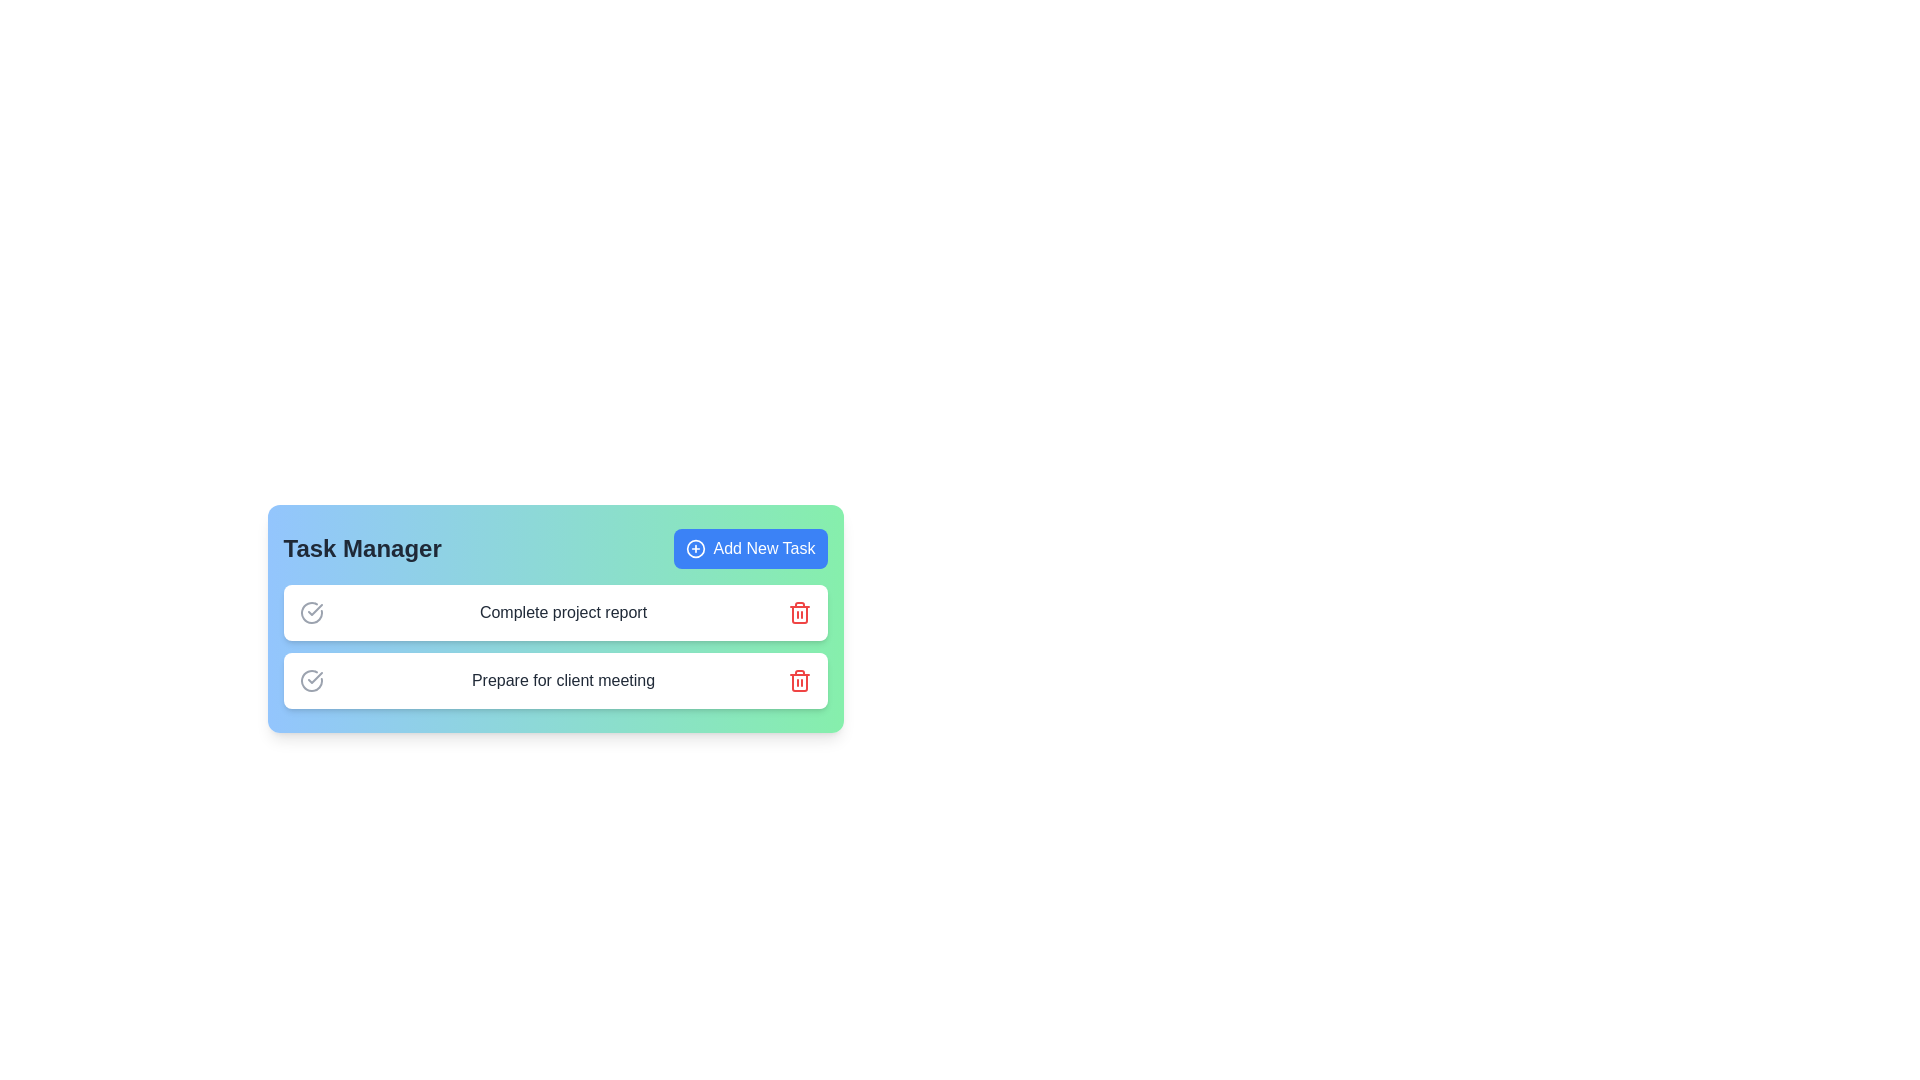 This screenshot has height=1080, width=1920. I want to click on the delete icon button located on the right side of the 'Complete project report' task row, so click(798, 612).